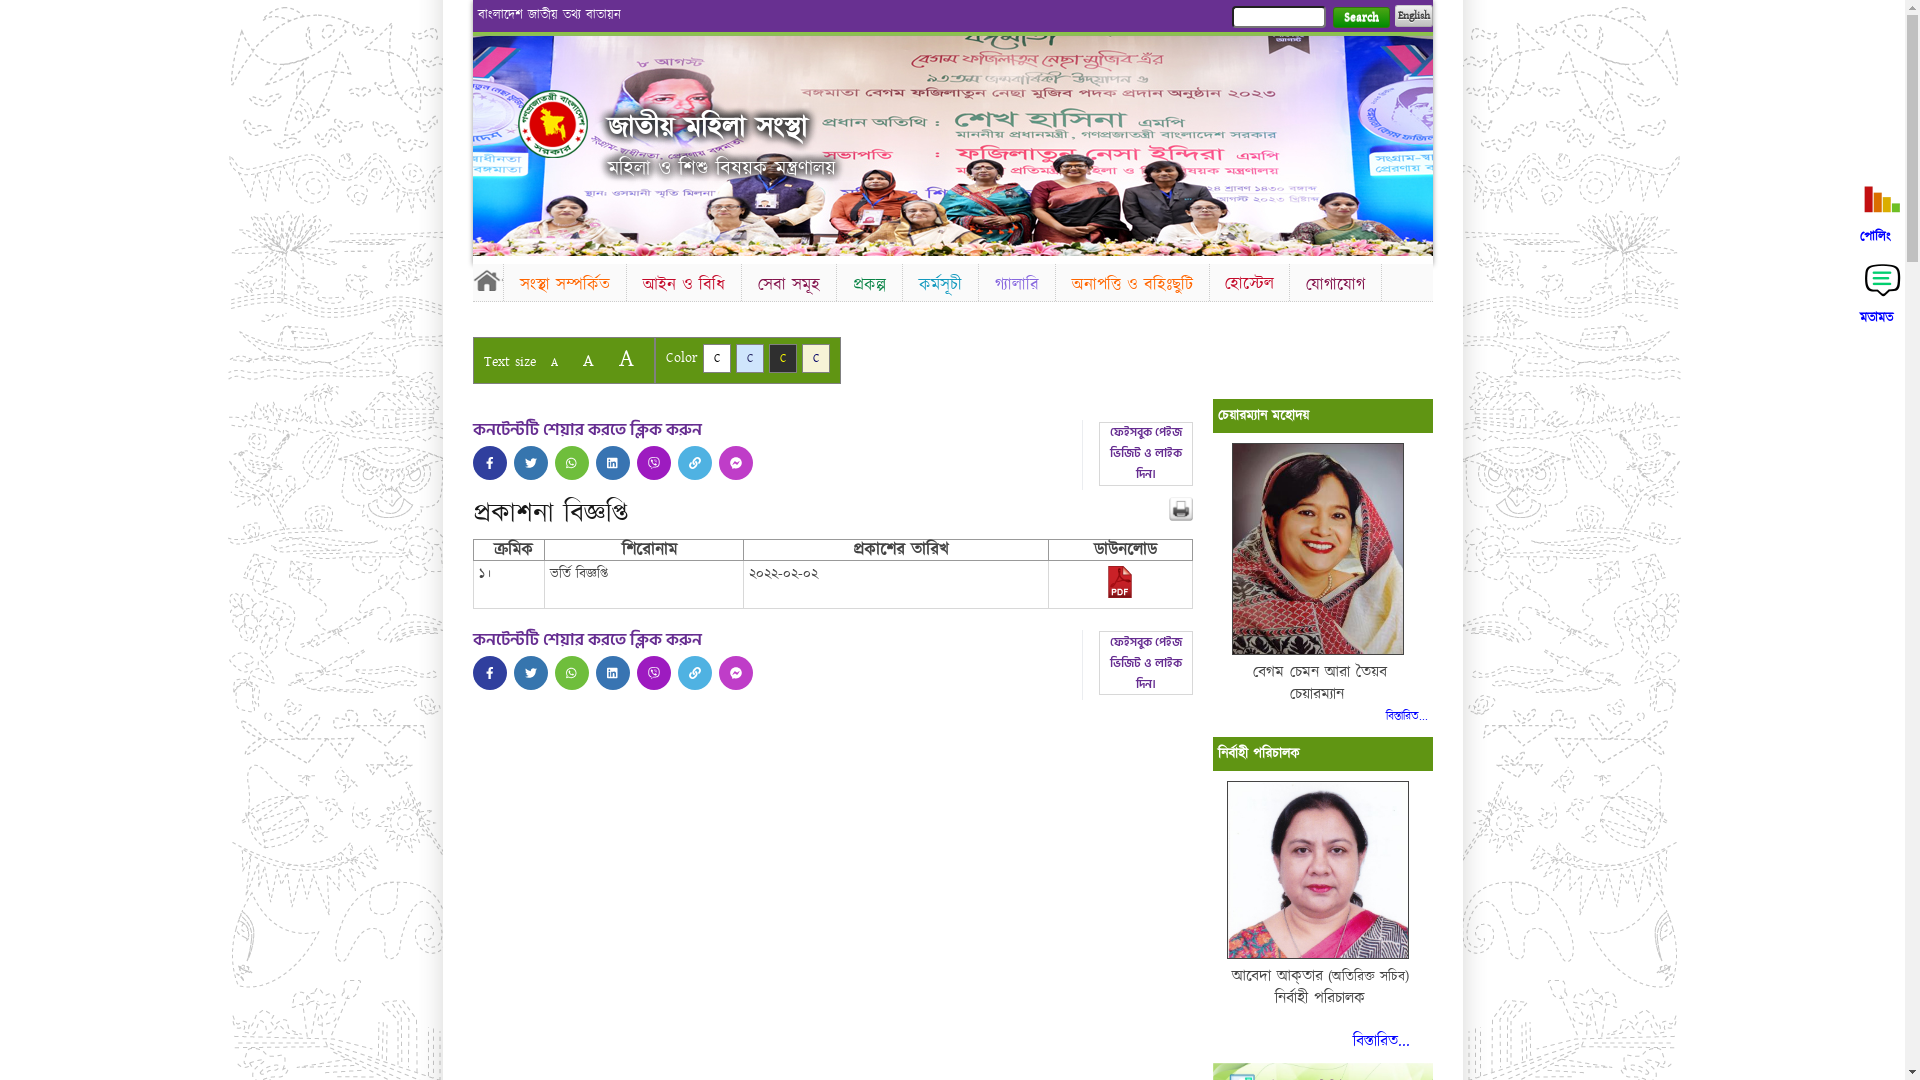 This screenshot has height=1080, width=1920. Describe the element at coordinates (553, 362) in the screenshot. I see `'A'` at that location.